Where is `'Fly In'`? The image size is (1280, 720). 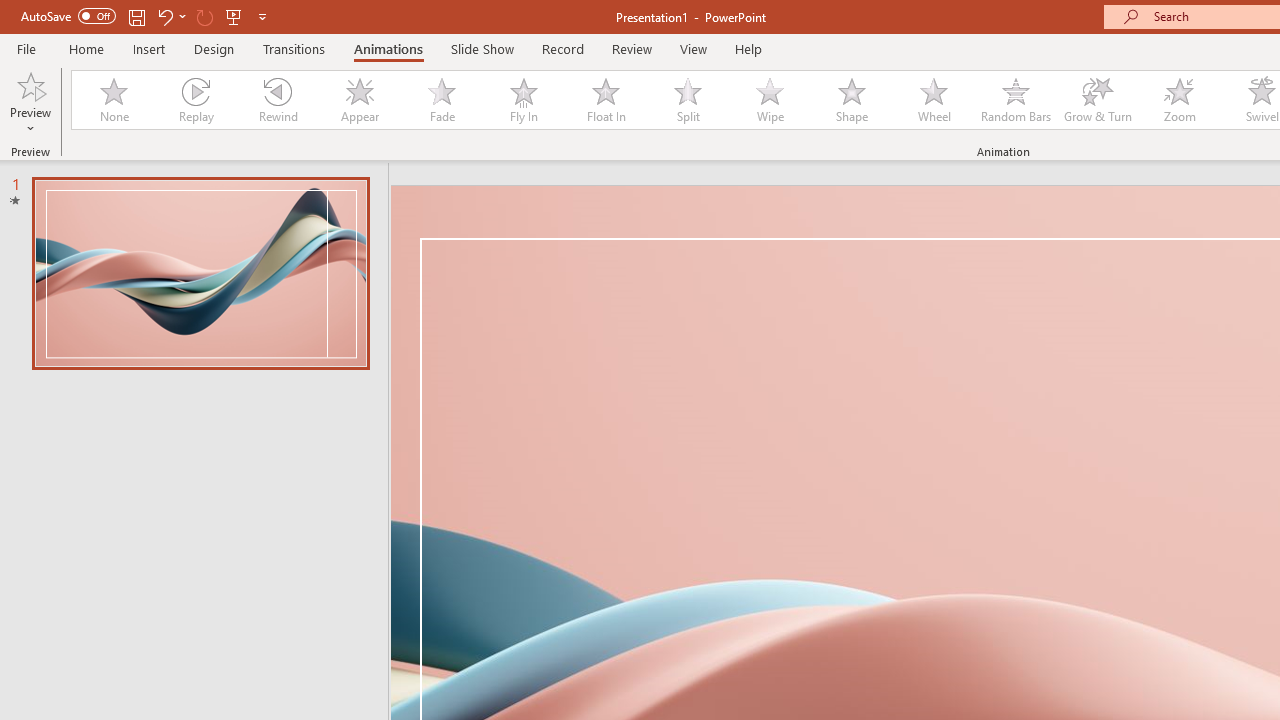
'Fly In' is located at coordinates (523, 100).